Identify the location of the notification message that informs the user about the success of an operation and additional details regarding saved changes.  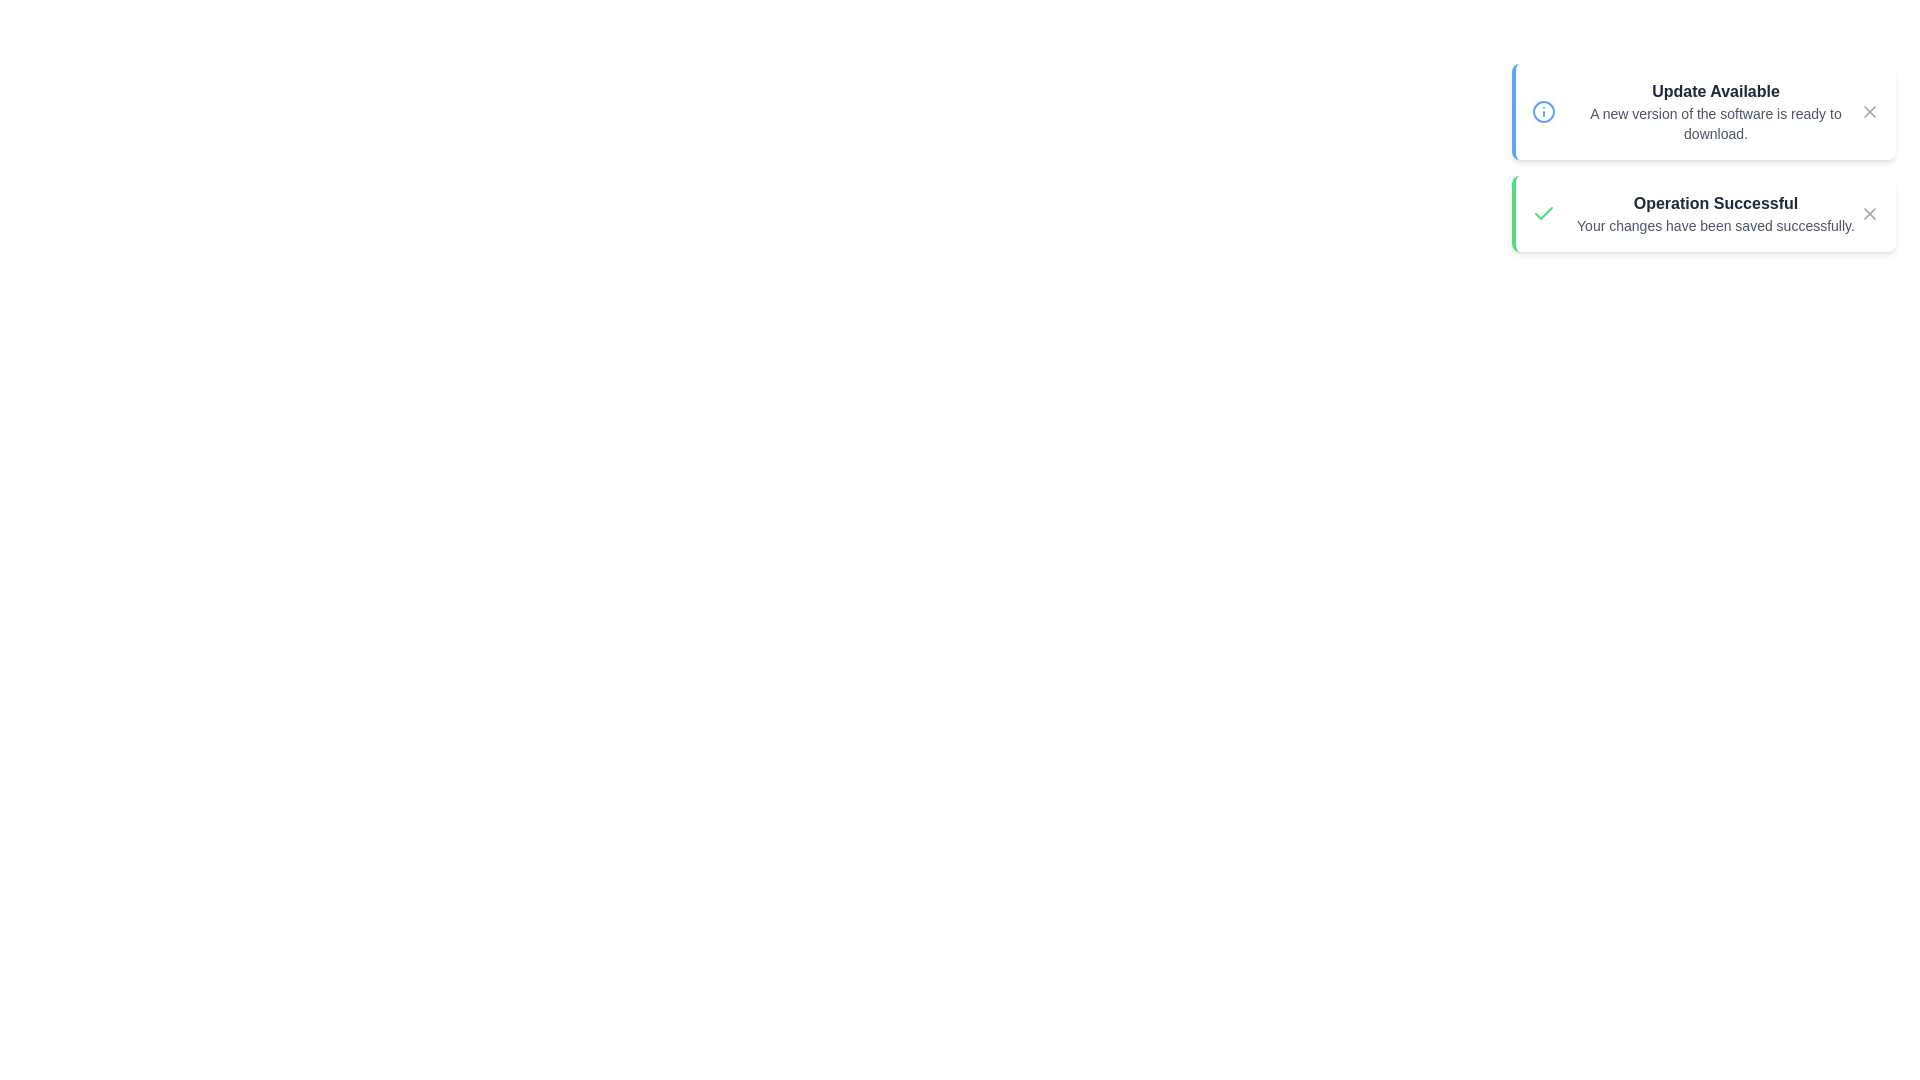
(1715, 213).